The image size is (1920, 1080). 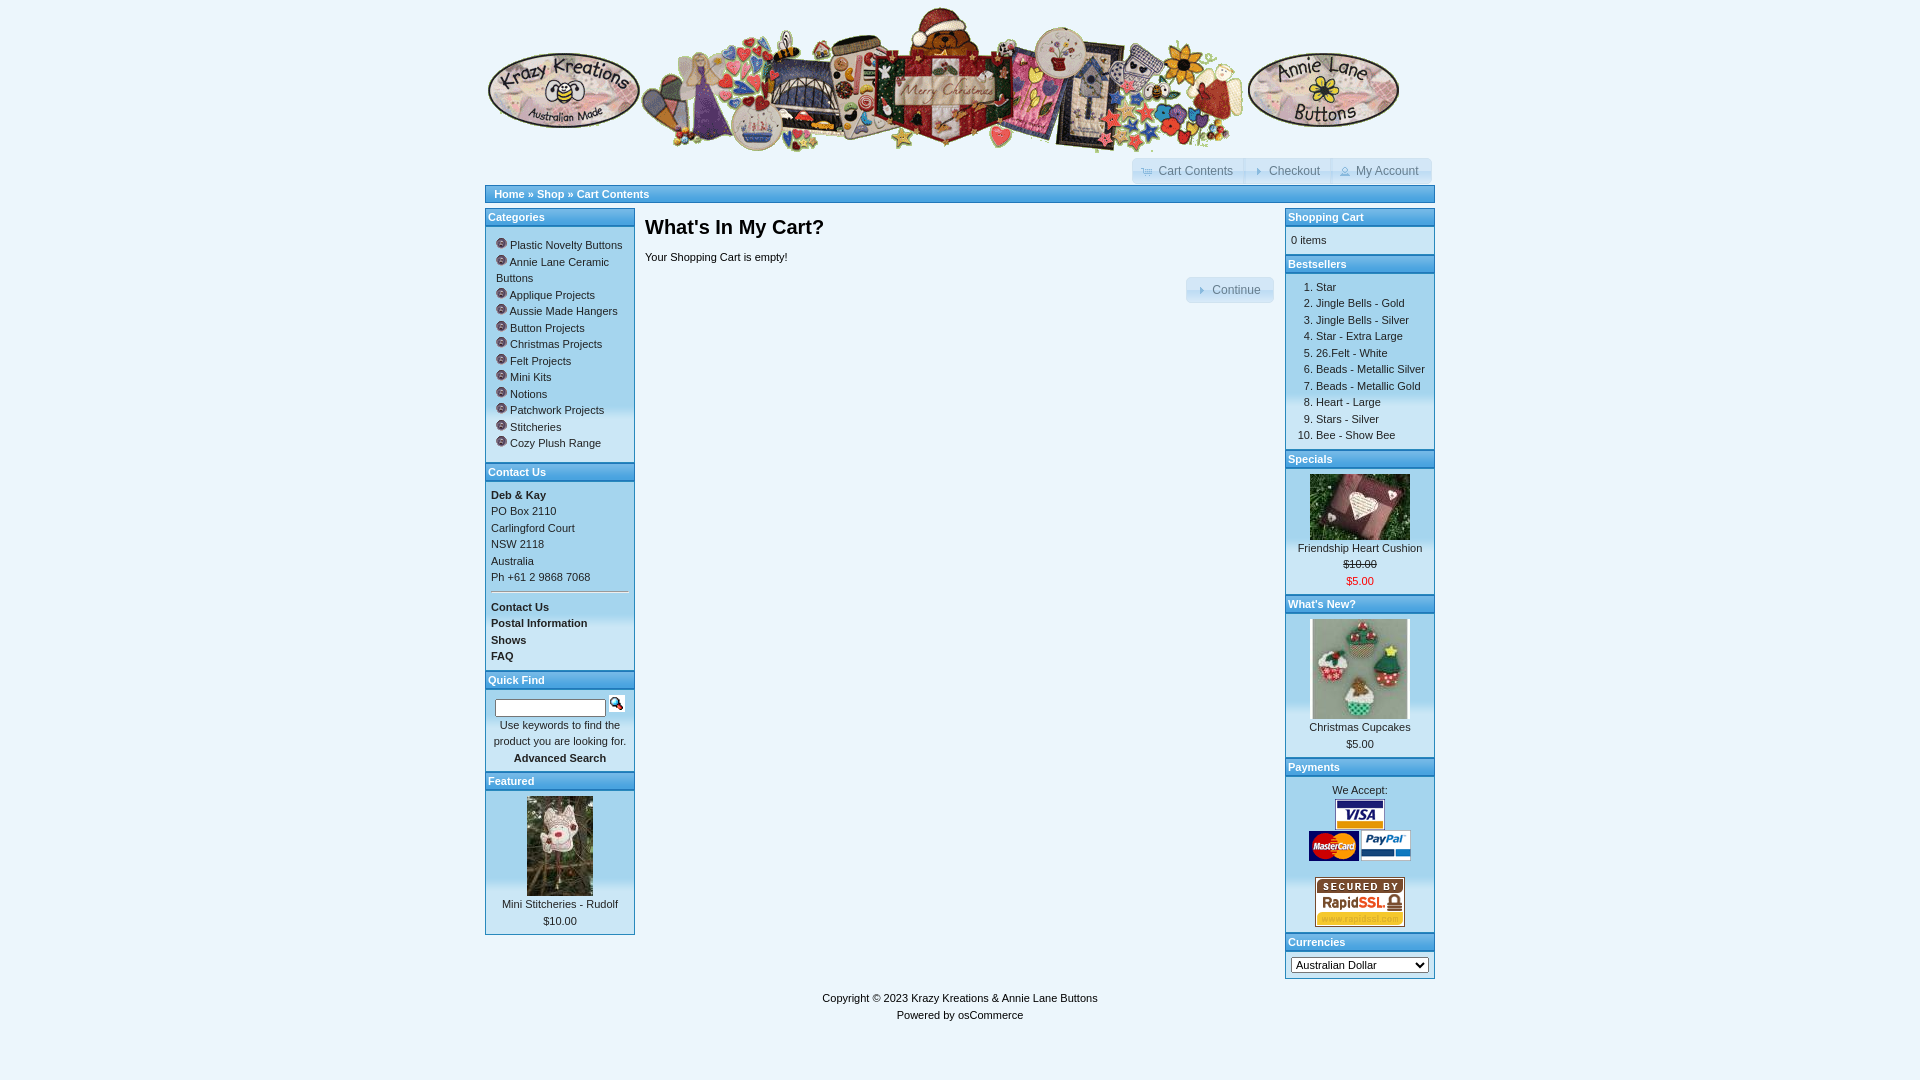 I want to click on 'FAQ', so click(x=502, y=655).